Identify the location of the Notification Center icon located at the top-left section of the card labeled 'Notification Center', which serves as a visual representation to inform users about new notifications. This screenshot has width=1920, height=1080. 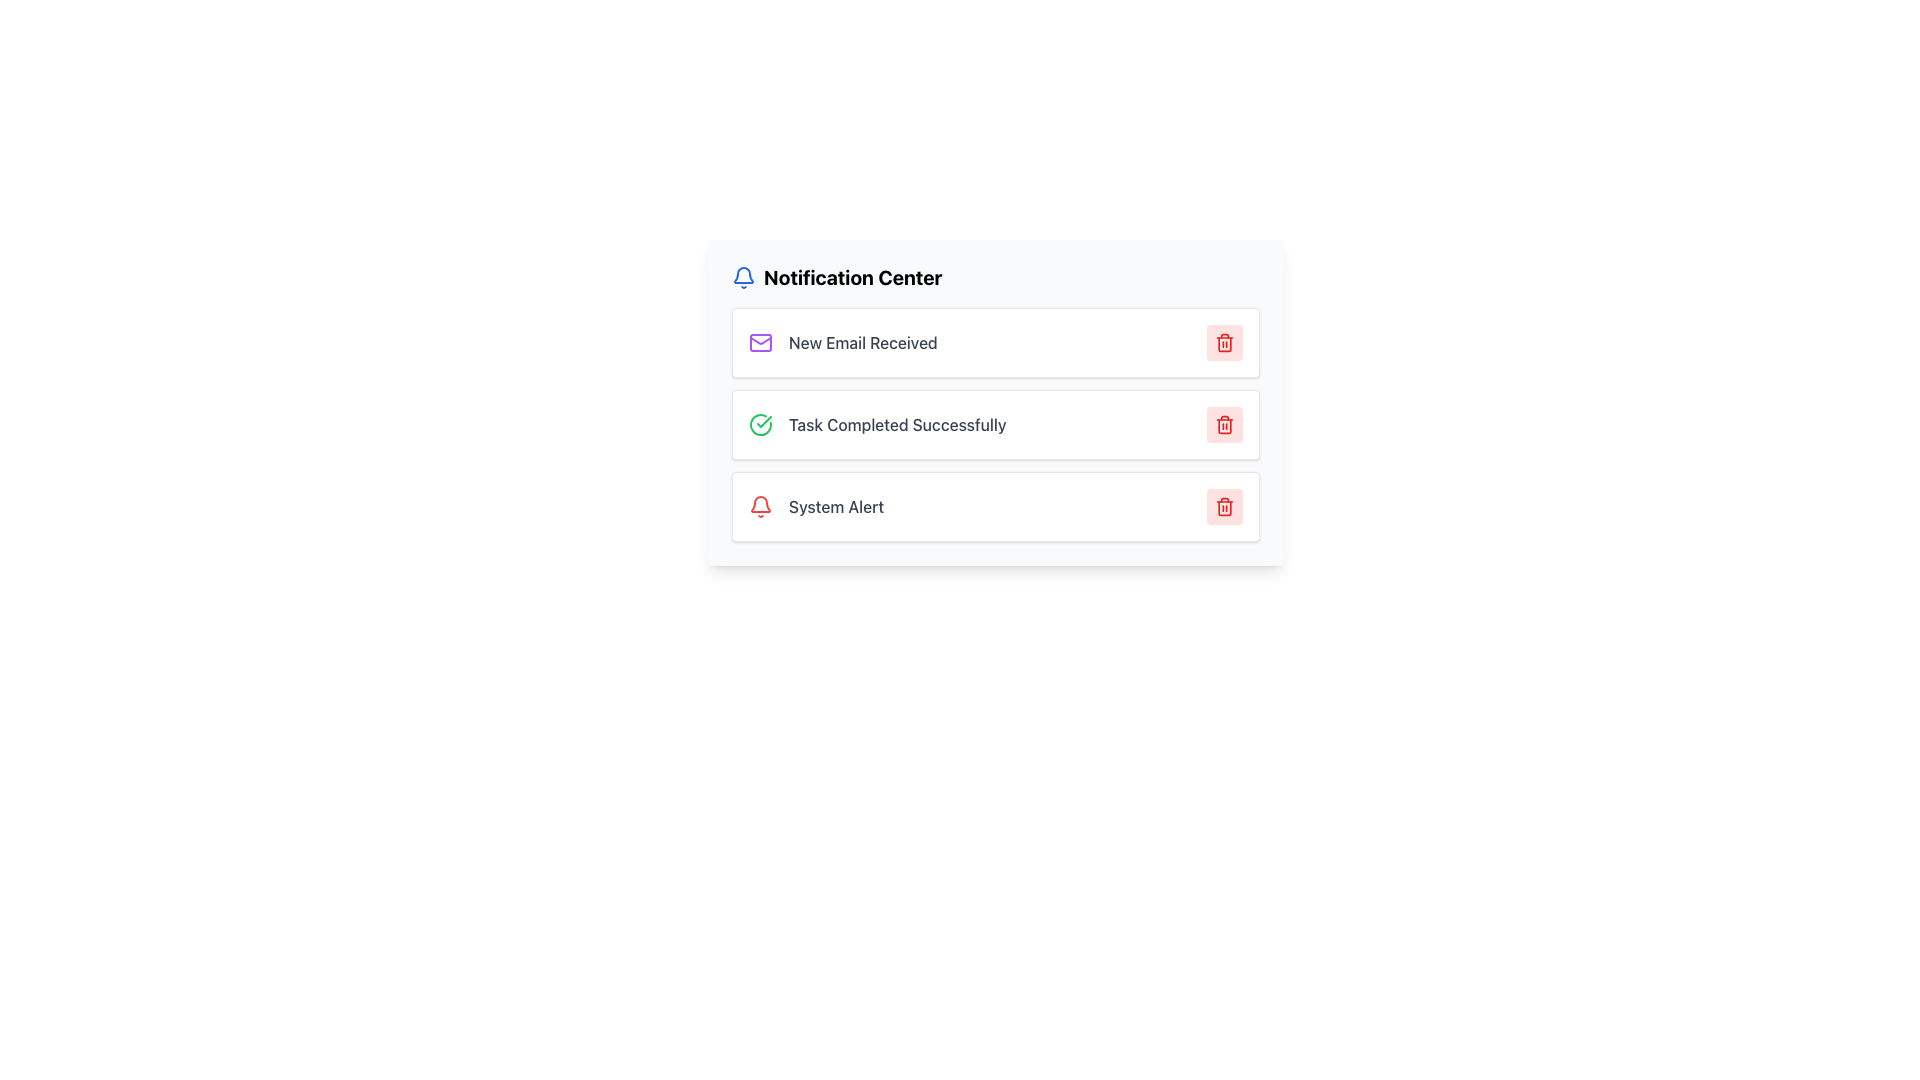
(743, 277).